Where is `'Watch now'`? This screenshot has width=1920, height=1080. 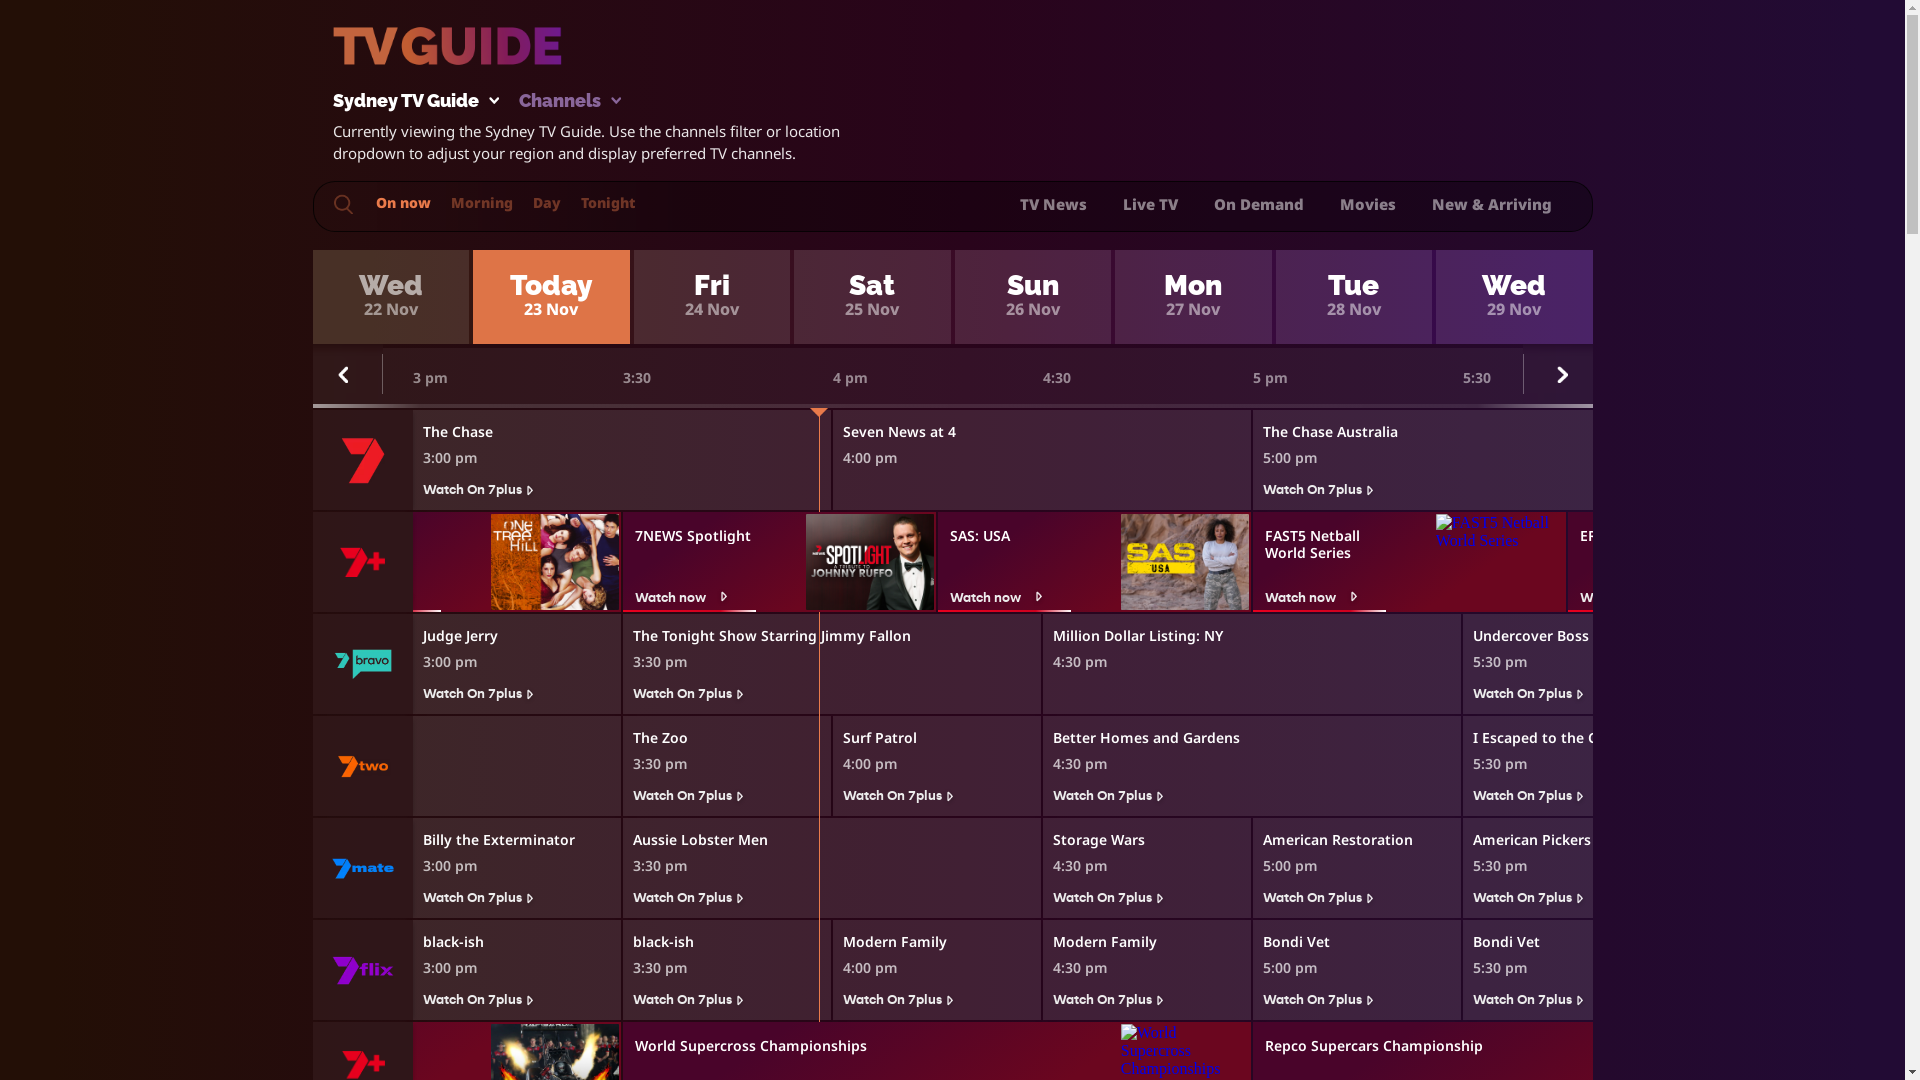
'Watch now' is located at coordinates (632, 596).